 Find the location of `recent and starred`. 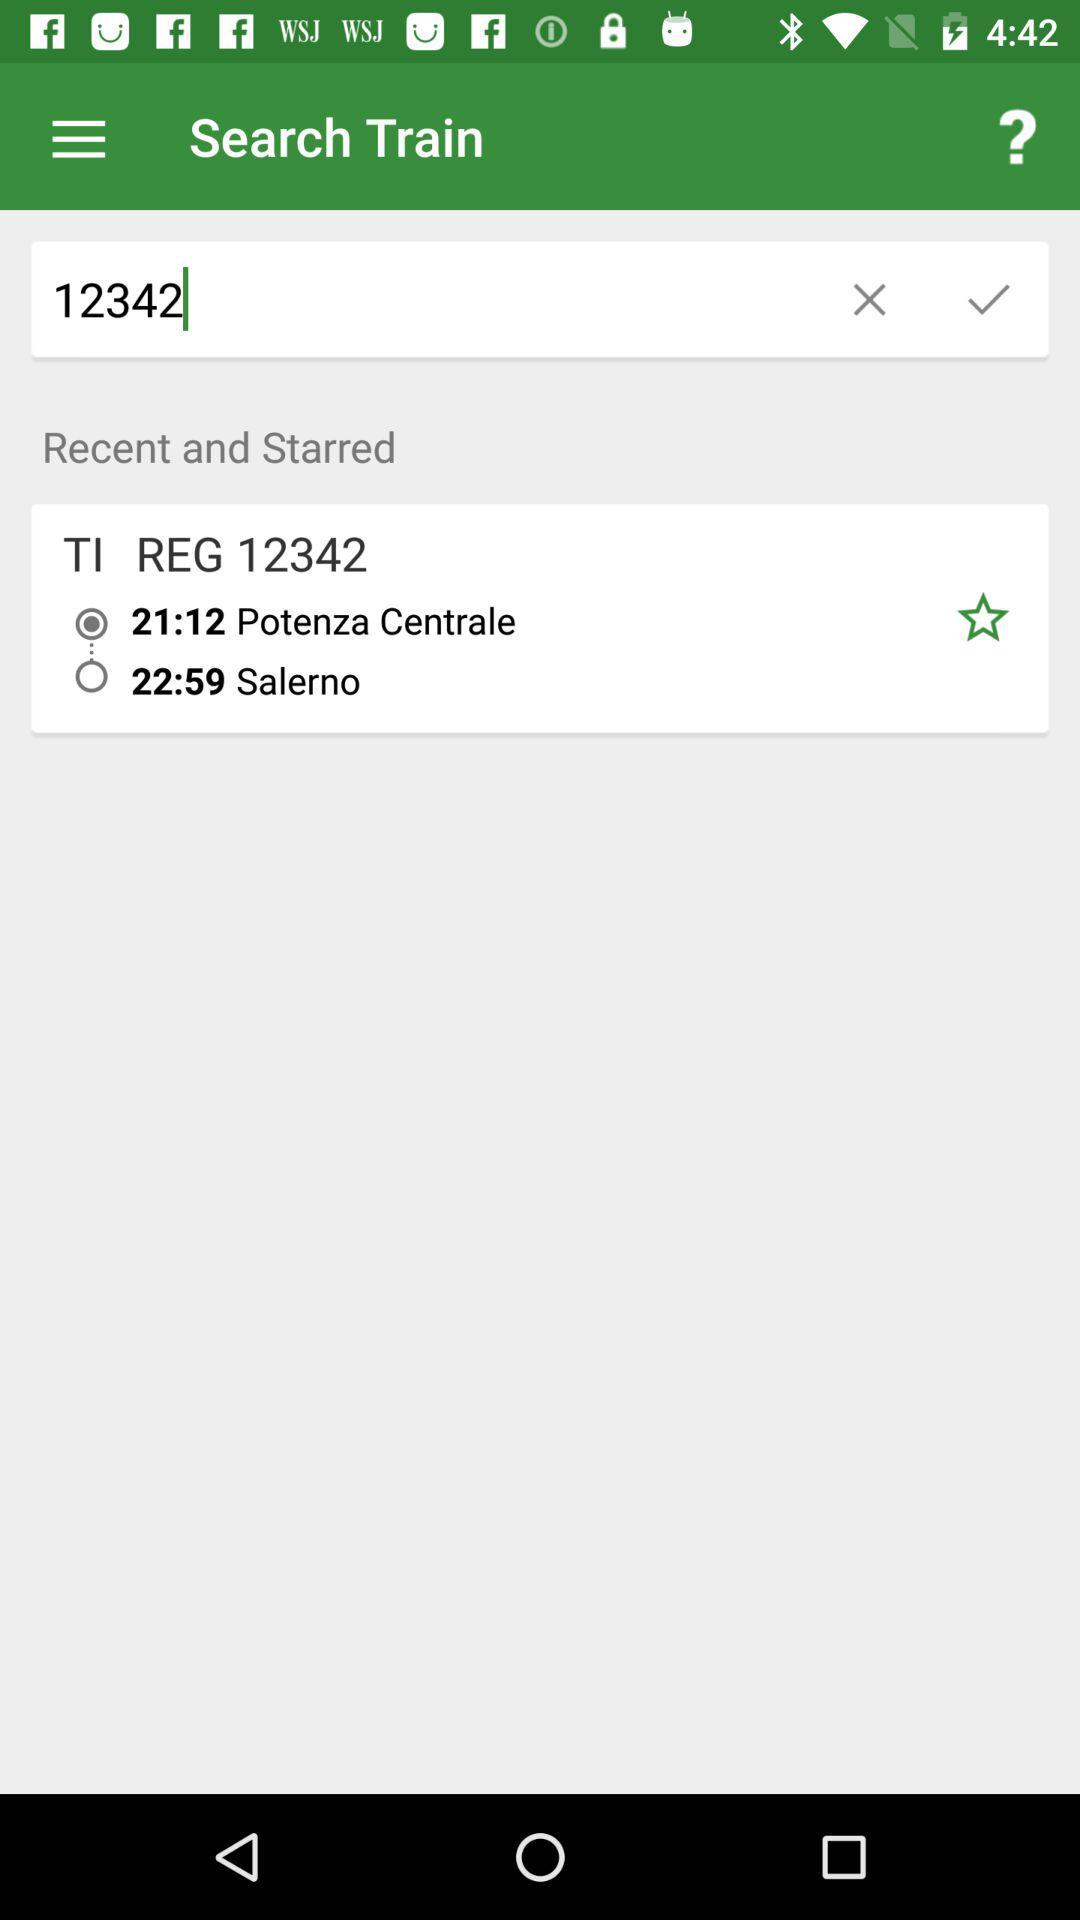

recent and starred is located at coordinates (540, 434).